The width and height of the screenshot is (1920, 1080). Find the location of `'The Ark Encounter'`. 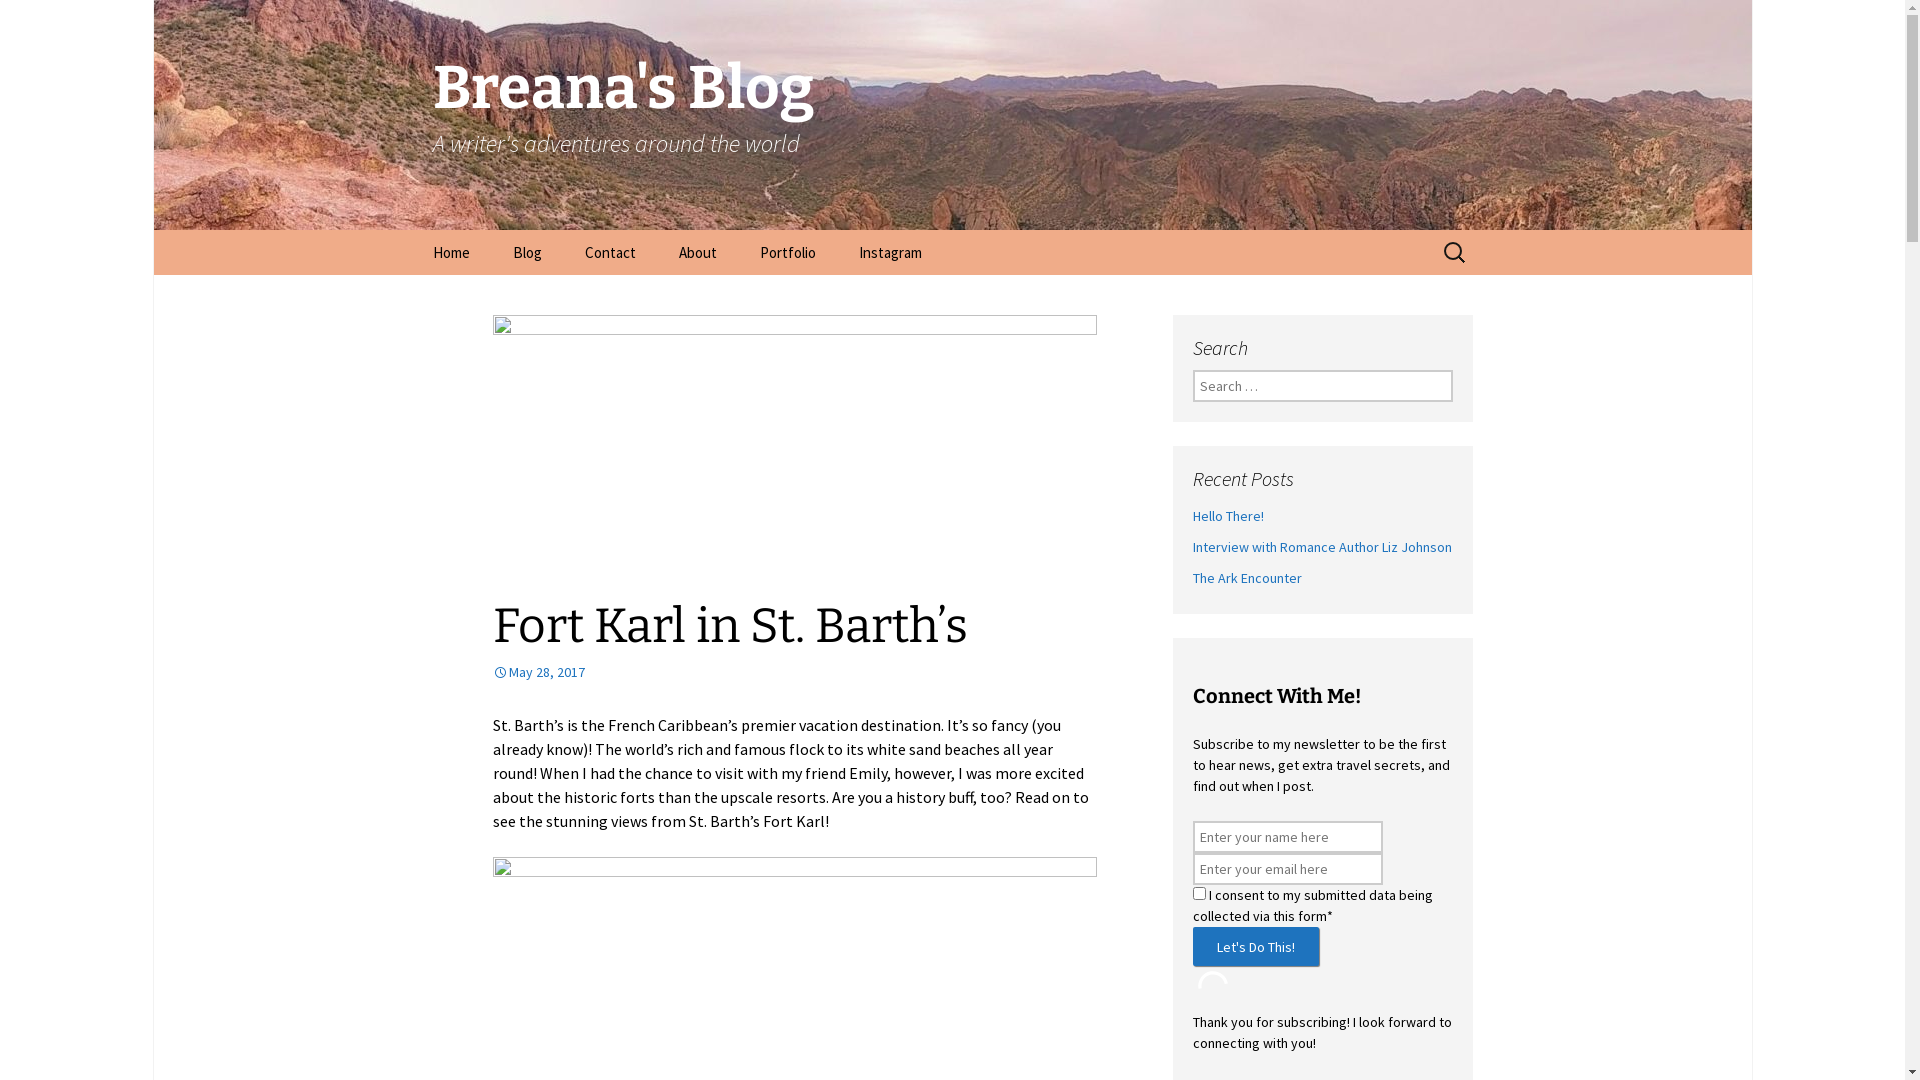

'The Ark Encounter' is located at coordinates (1191, 578).